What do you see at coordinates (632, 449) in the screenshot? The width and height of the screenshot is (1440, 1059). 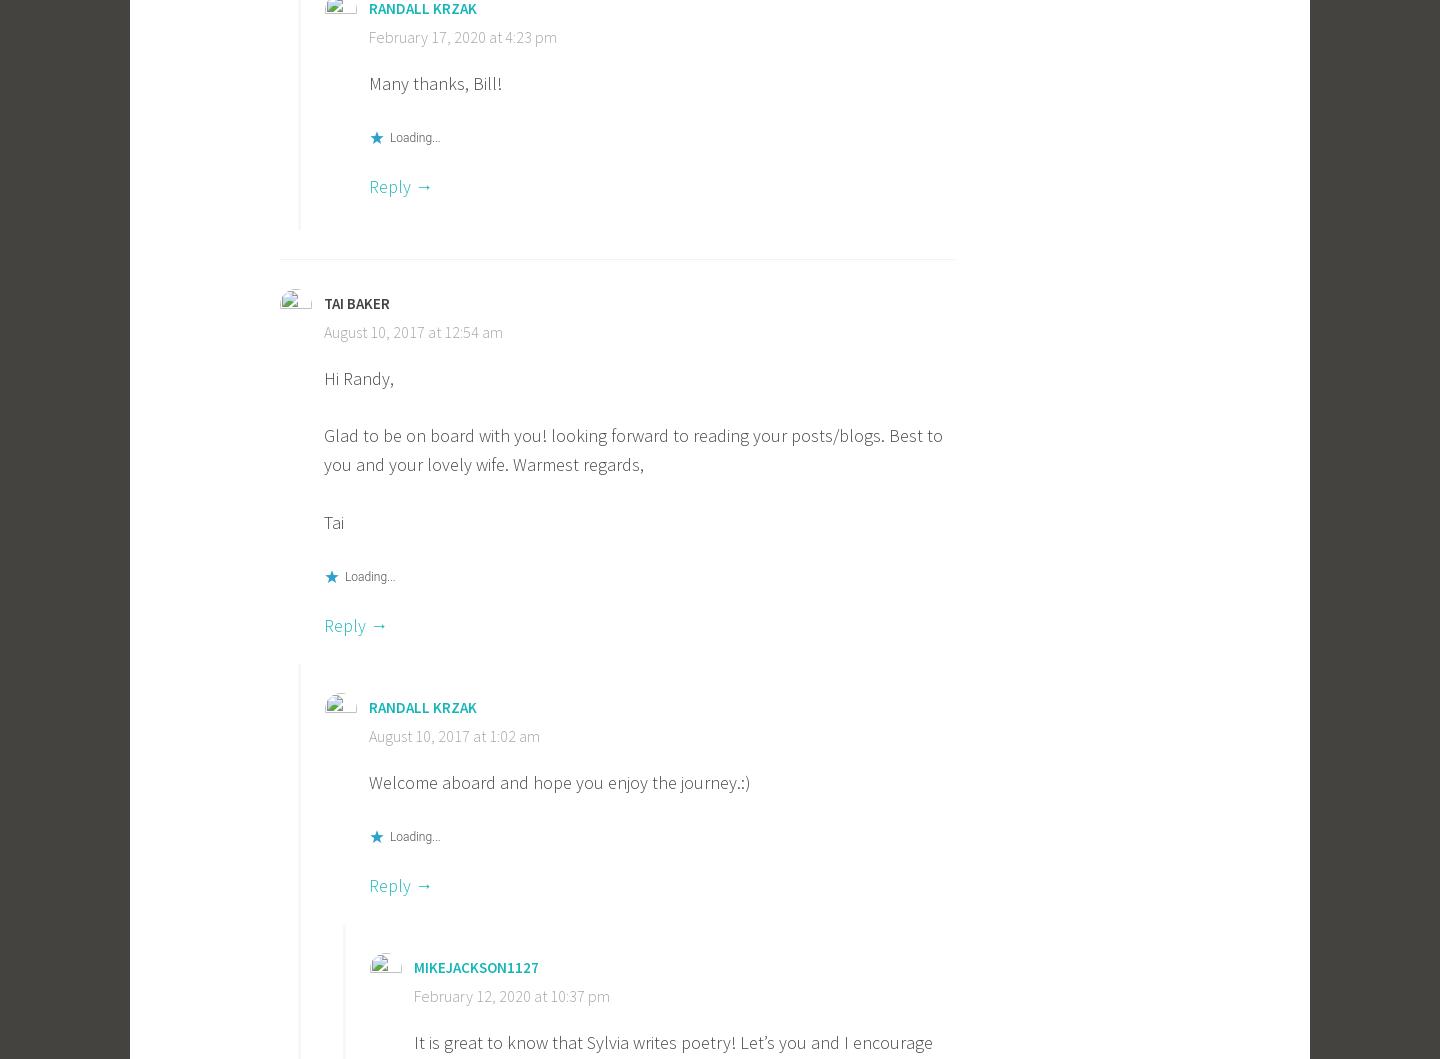 I see `'Glad to be on board with you! looking forward to reading your posts/blogs. Best to you and your lovely wife. Warmest regards,'` at bounding box center [632, 449].